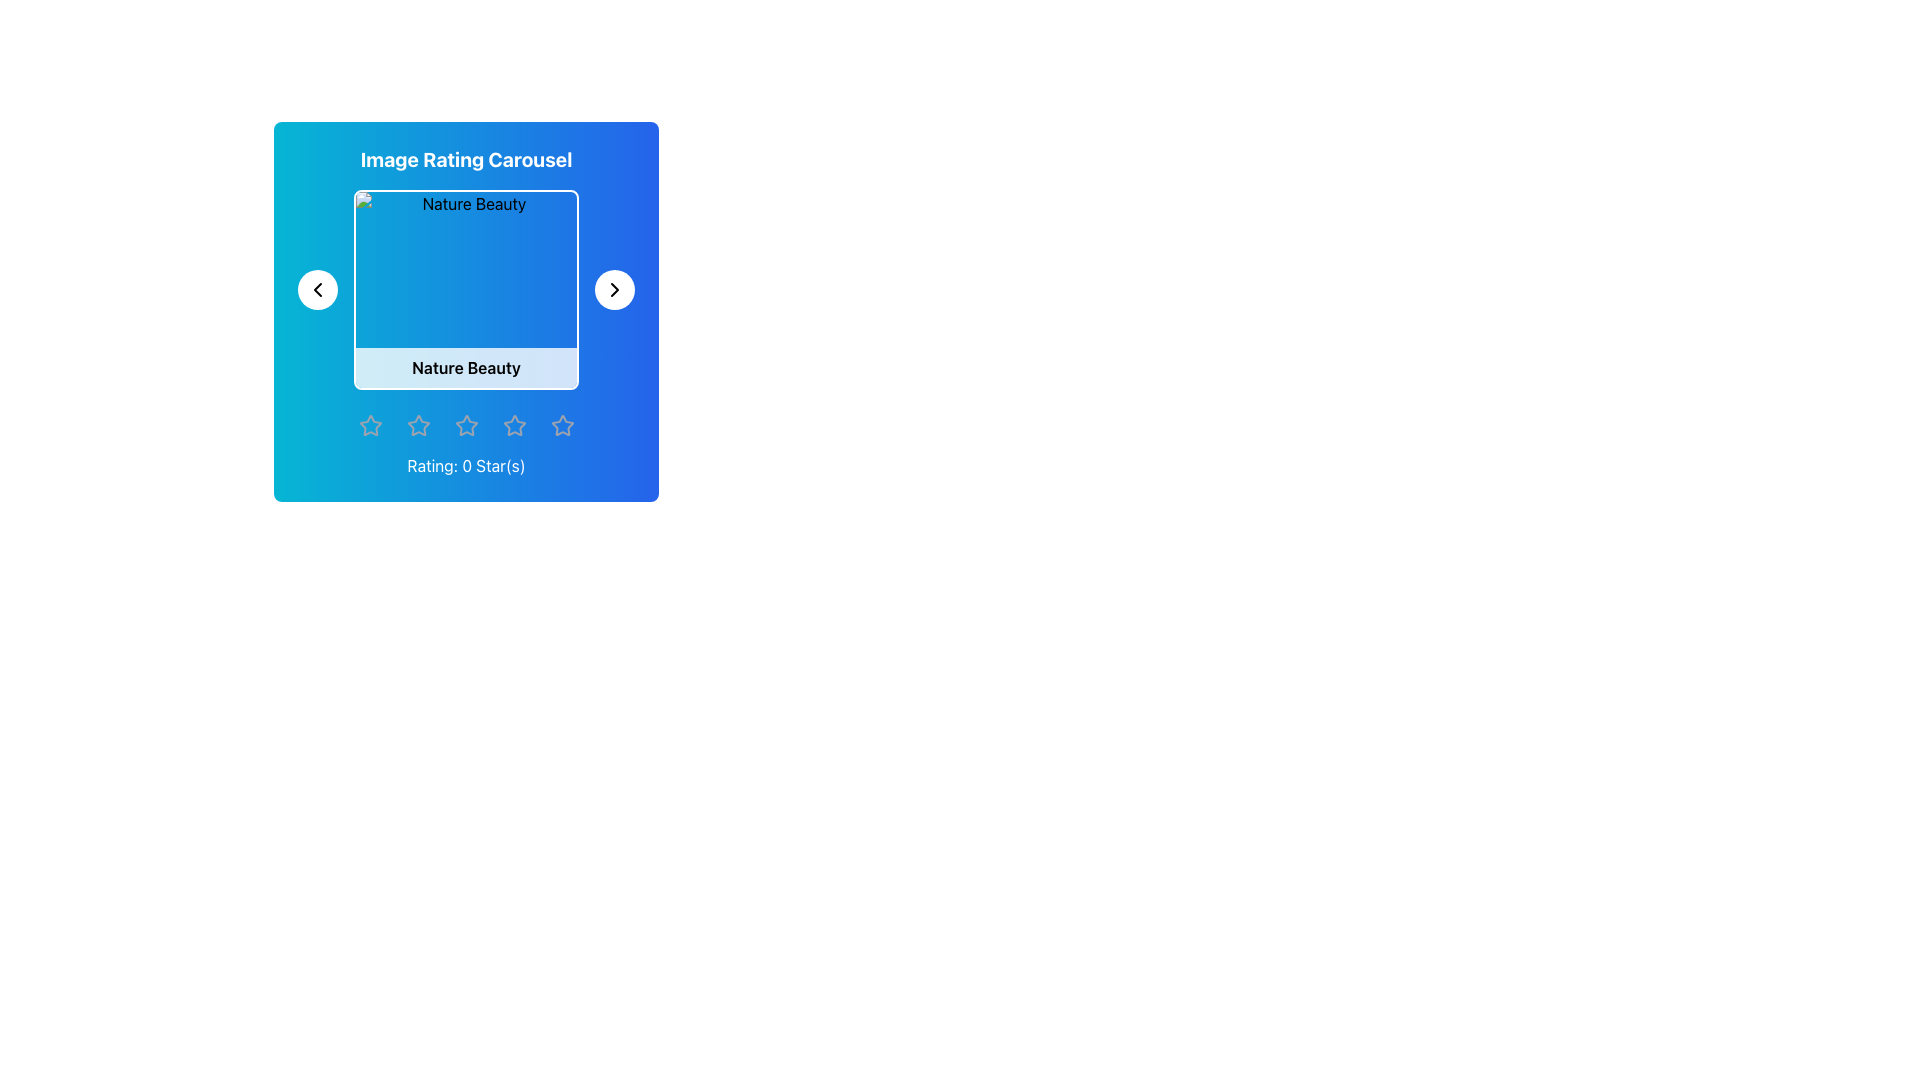 This screenshot has width=1920, height=1080. I want to click on the first star icon in the horizontal star rating component located beneath the 'Rating: 0 Star(s)' label for additional interaction, so click(369, 423).